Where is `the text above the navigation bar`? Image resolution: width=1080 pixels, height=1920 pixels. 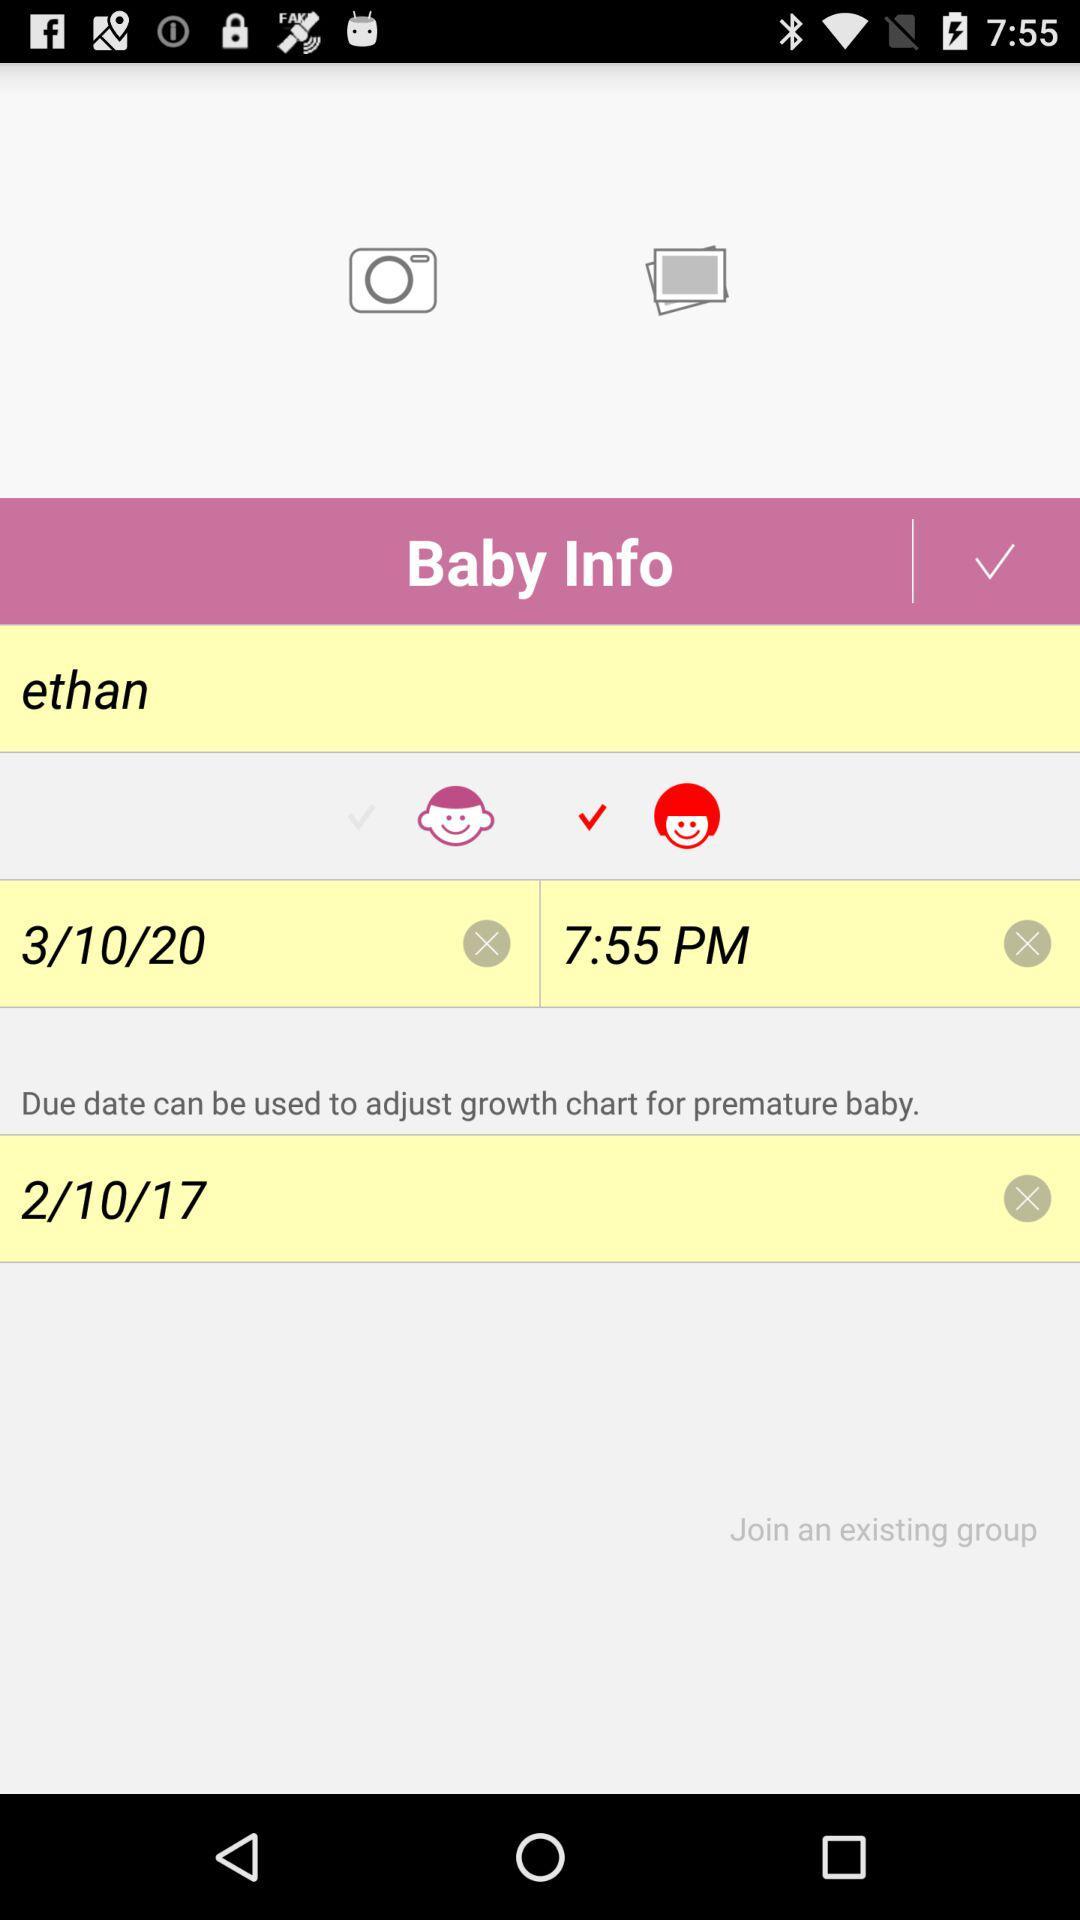
the text above the navigation bar is located at coordinates (893, 1527).